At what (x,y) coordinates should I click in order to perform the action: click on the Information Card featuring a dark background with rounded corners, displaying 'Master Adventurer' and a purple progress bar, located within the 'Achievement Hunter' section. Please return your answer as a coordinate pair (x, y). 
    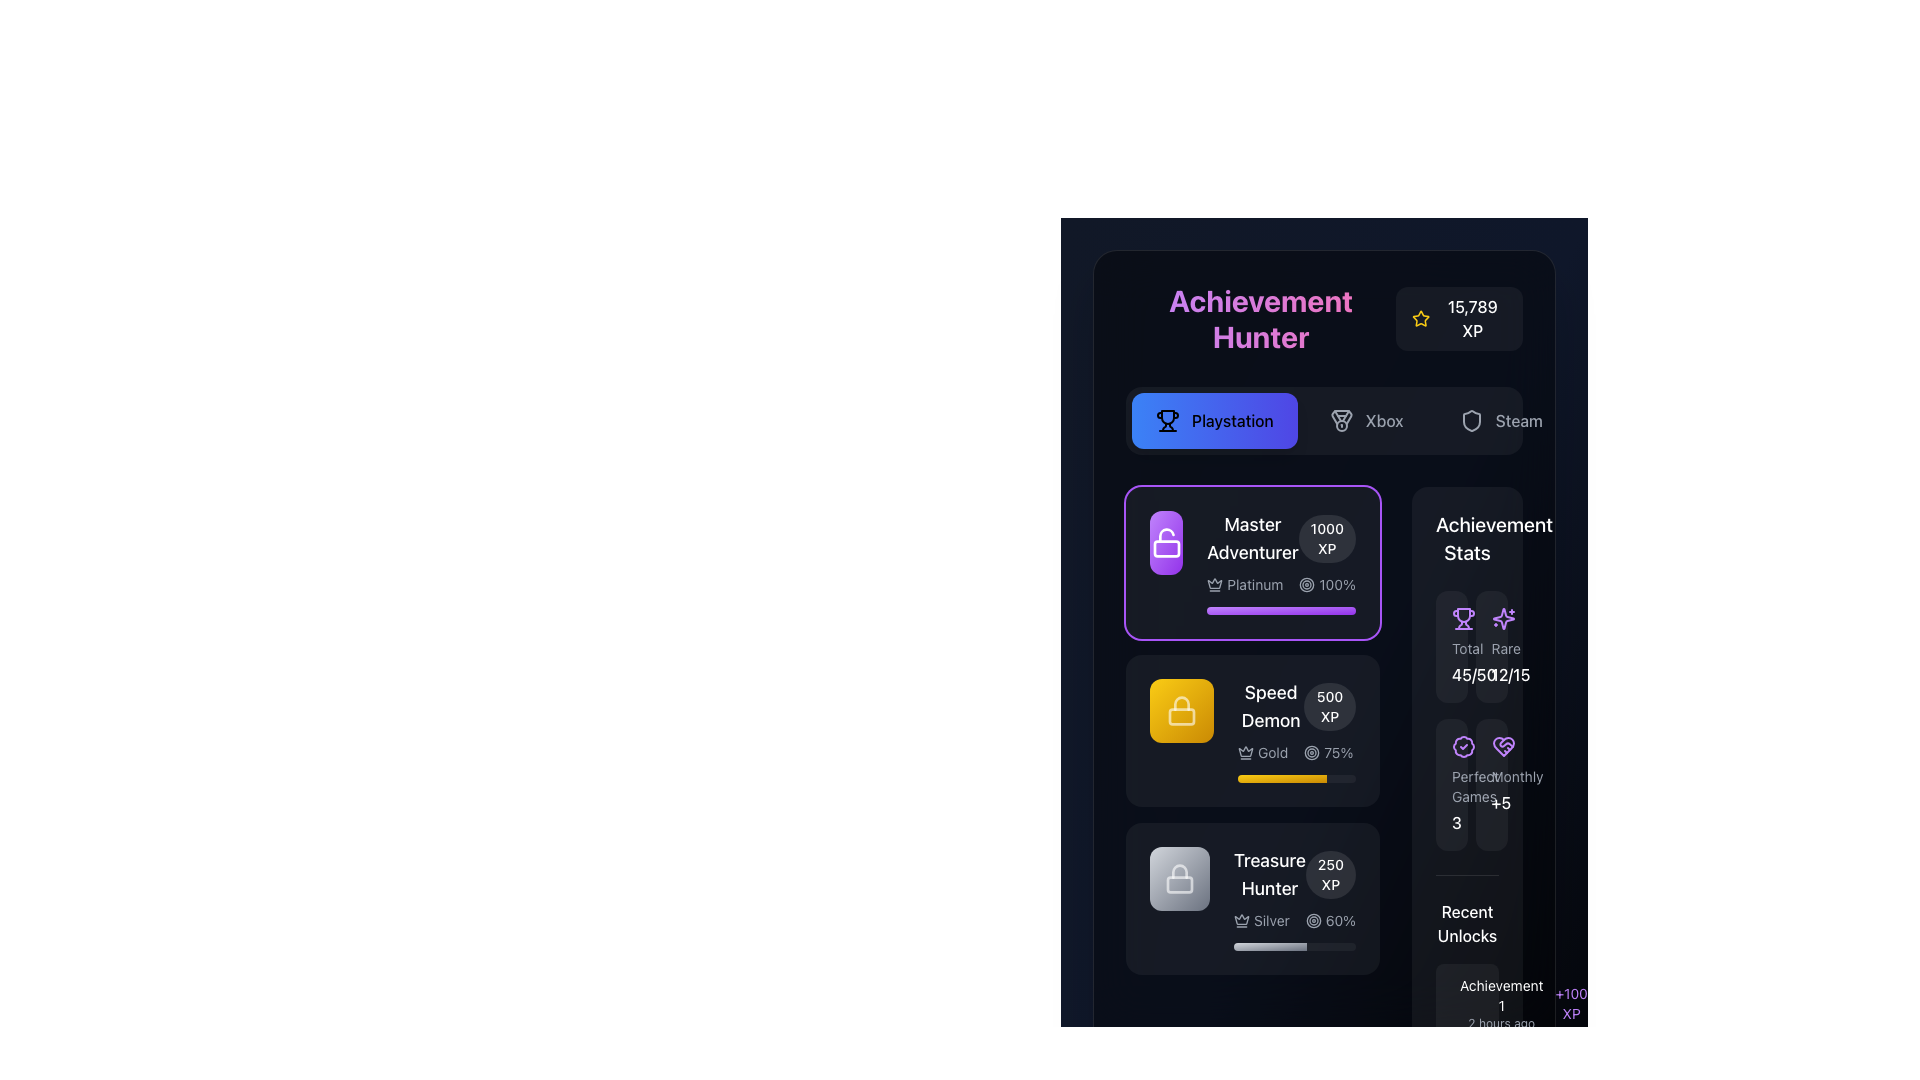
    Looking at the image, I should click on (1251, 563).